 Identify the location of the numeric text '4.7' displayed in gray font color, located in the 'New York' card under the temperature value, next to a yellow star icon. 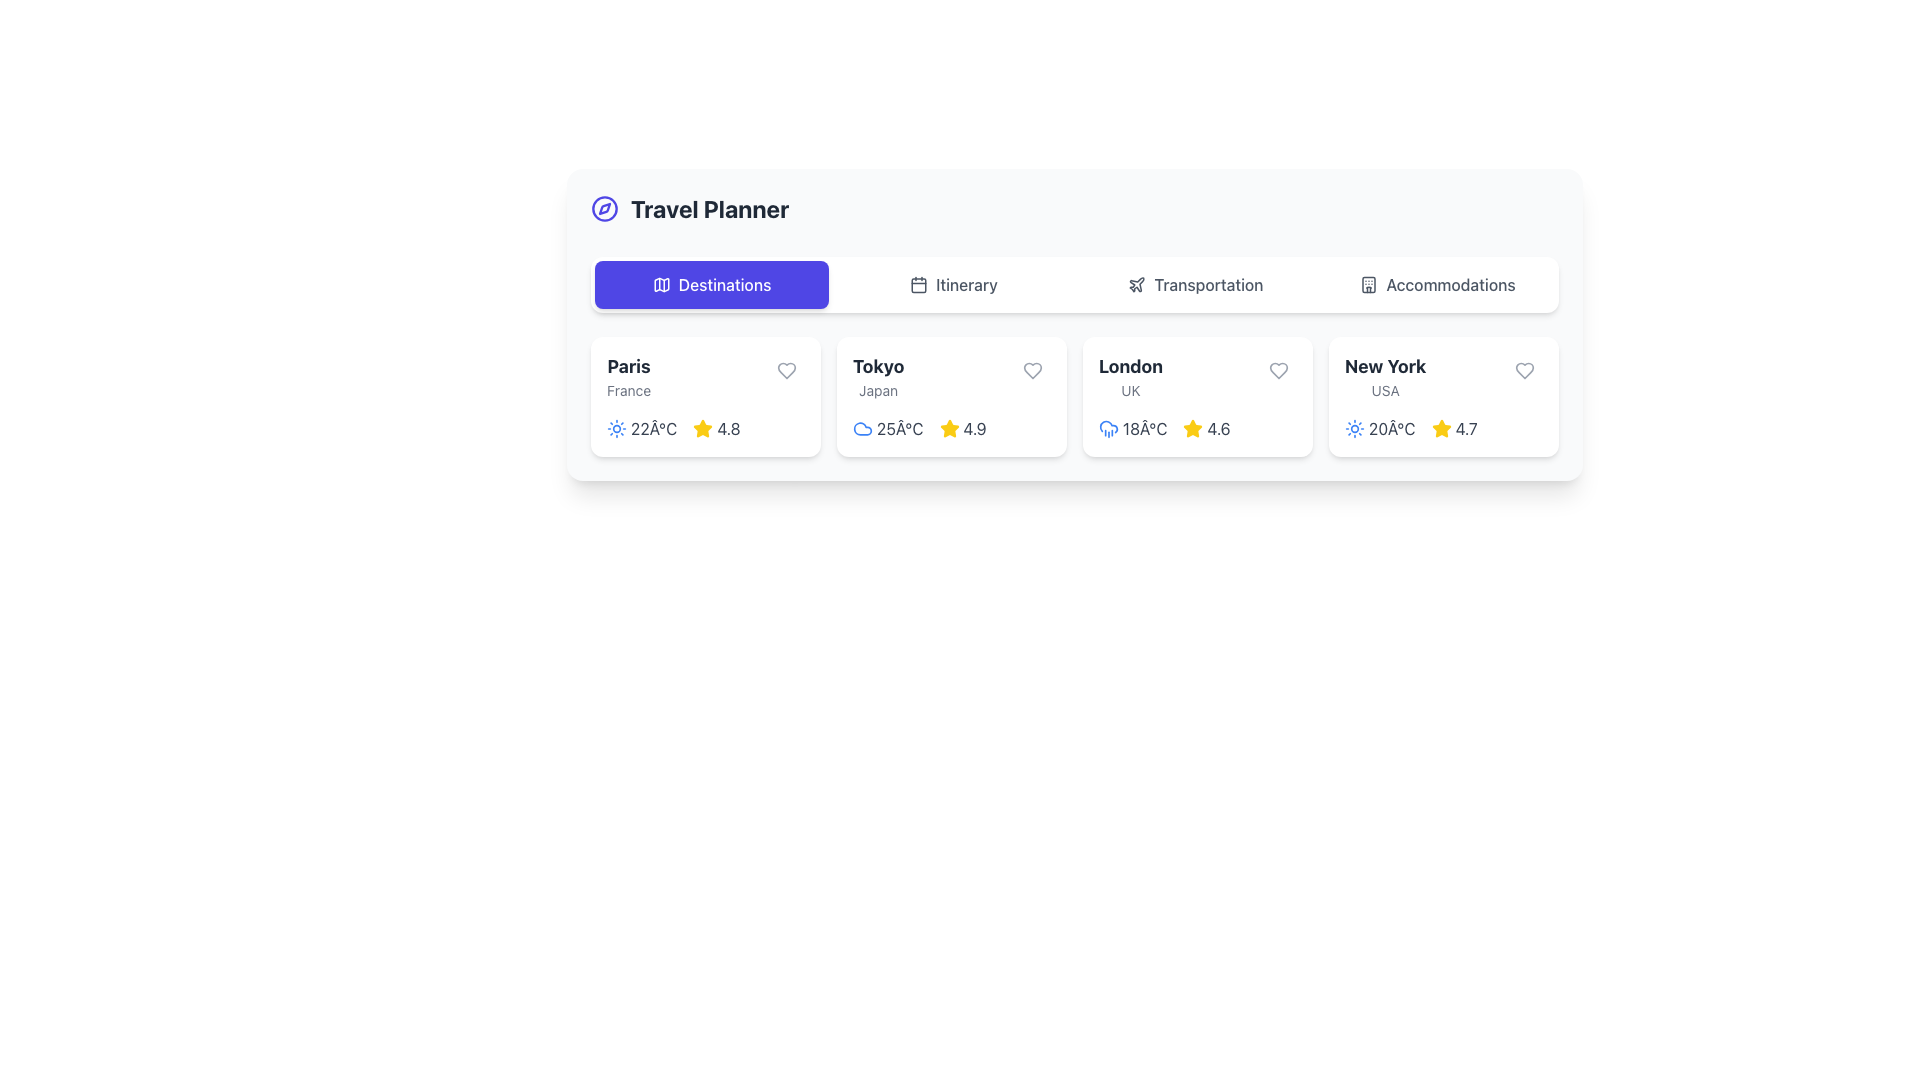
(1466, 427).